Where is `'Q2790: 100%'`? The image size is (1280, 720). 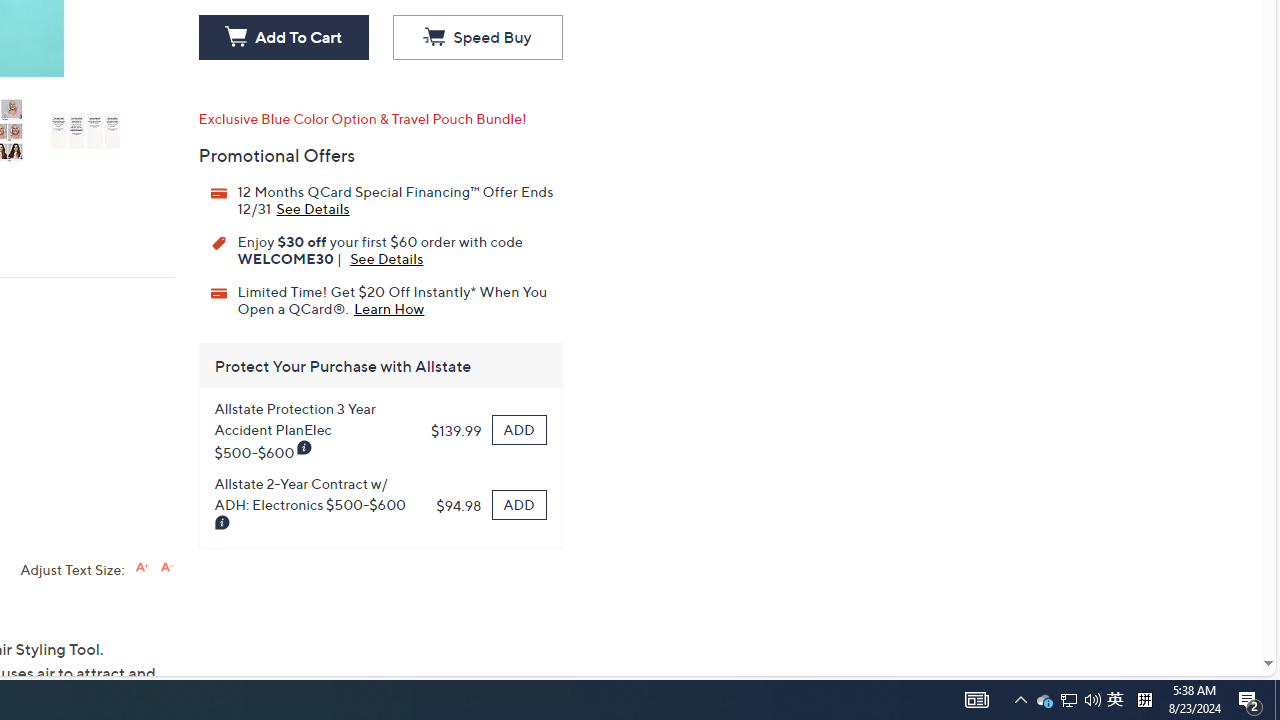
'Q2790: 100%' is located at coordinates (1092, 698).